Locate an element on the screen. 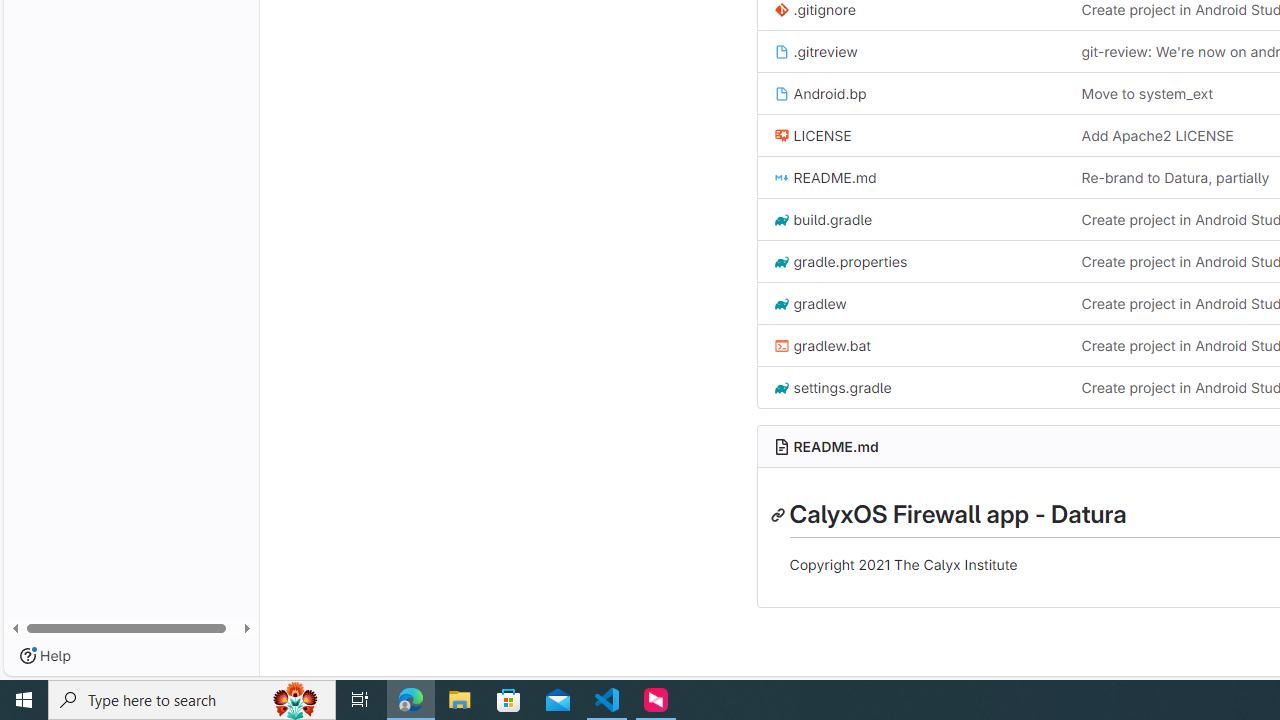 The height and width of the screenshot is (720, 1280). 'Add Apache2 LICENSE' is located at coordinates (1157, 135).